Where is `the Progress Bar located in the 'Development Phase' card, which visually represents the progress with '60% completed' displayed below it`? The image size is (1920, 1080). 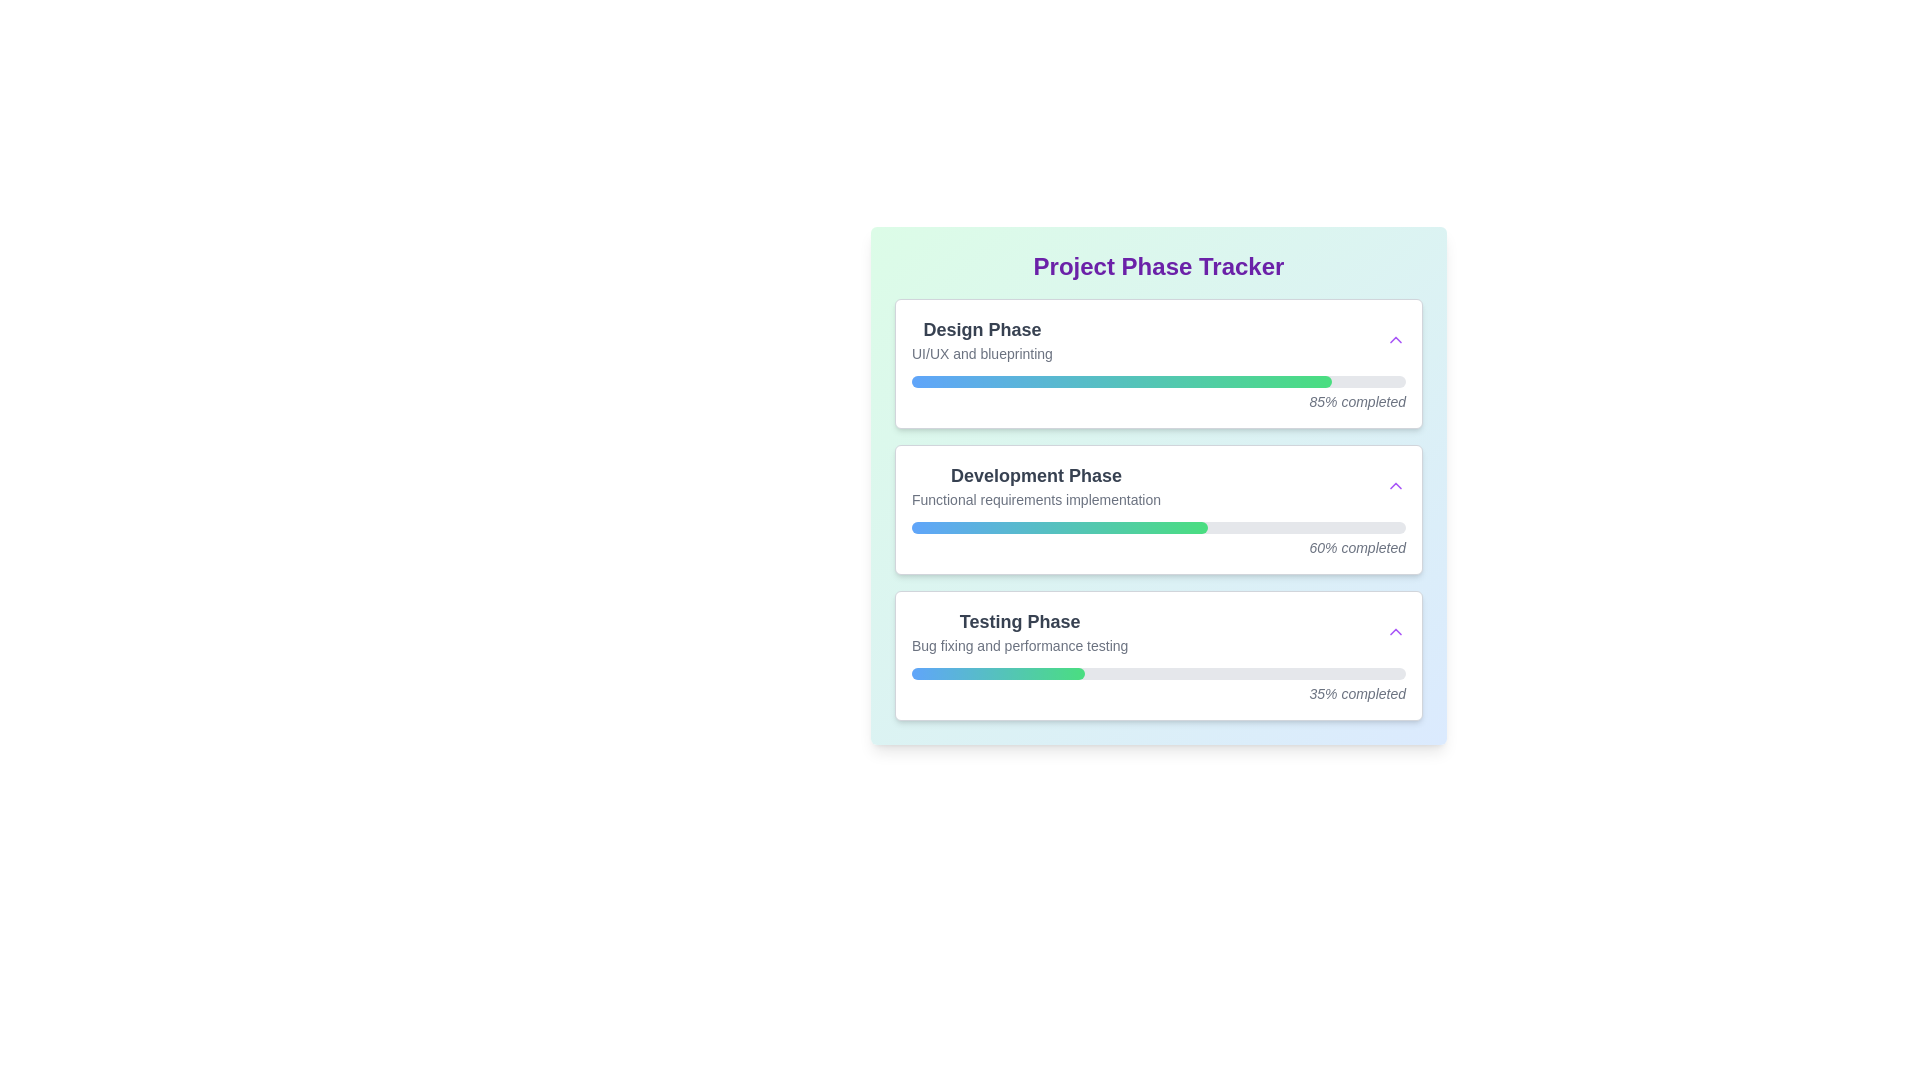
the Progress Bar located in the 'Development Phase' card, which visually represents the progress with '60% completed' displayed below it is located at coordinates (1158, 527).